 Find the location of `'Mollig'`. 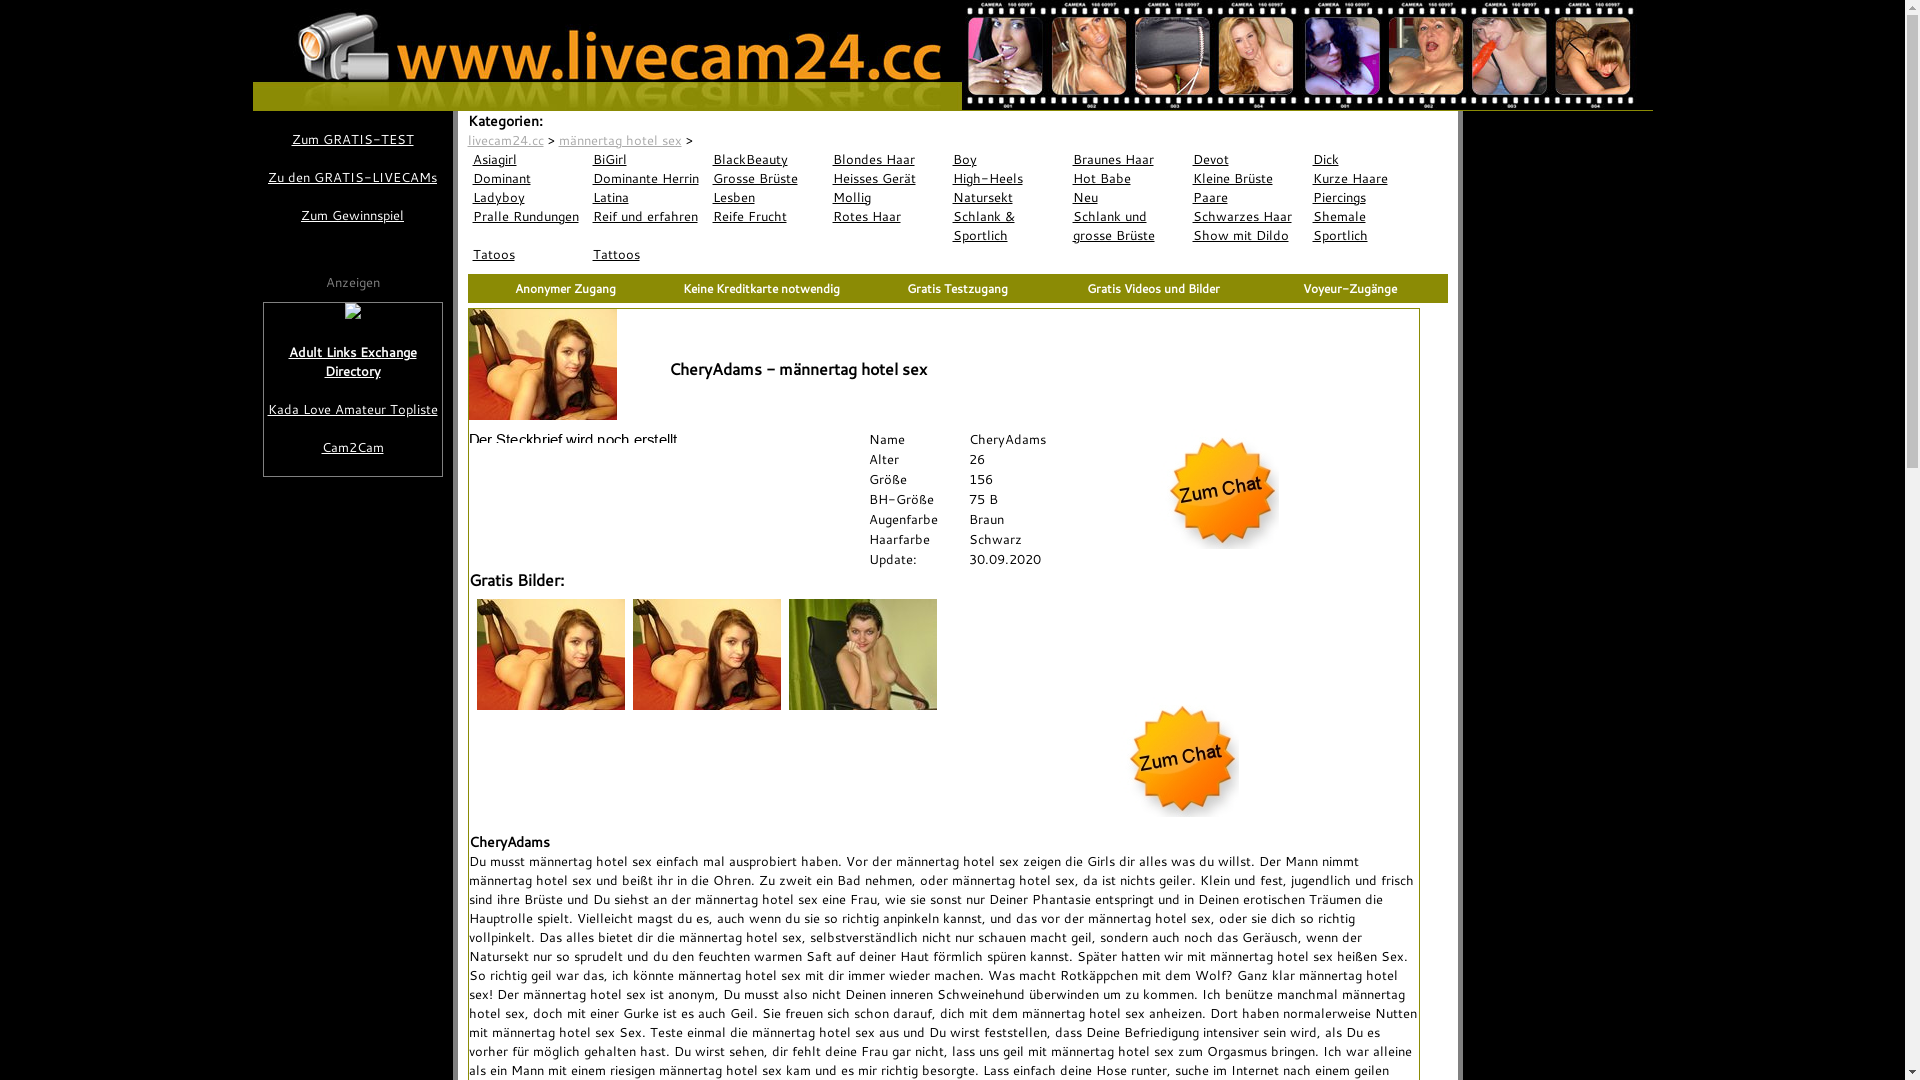

'Mollig' is located at coordinates (887, 197).